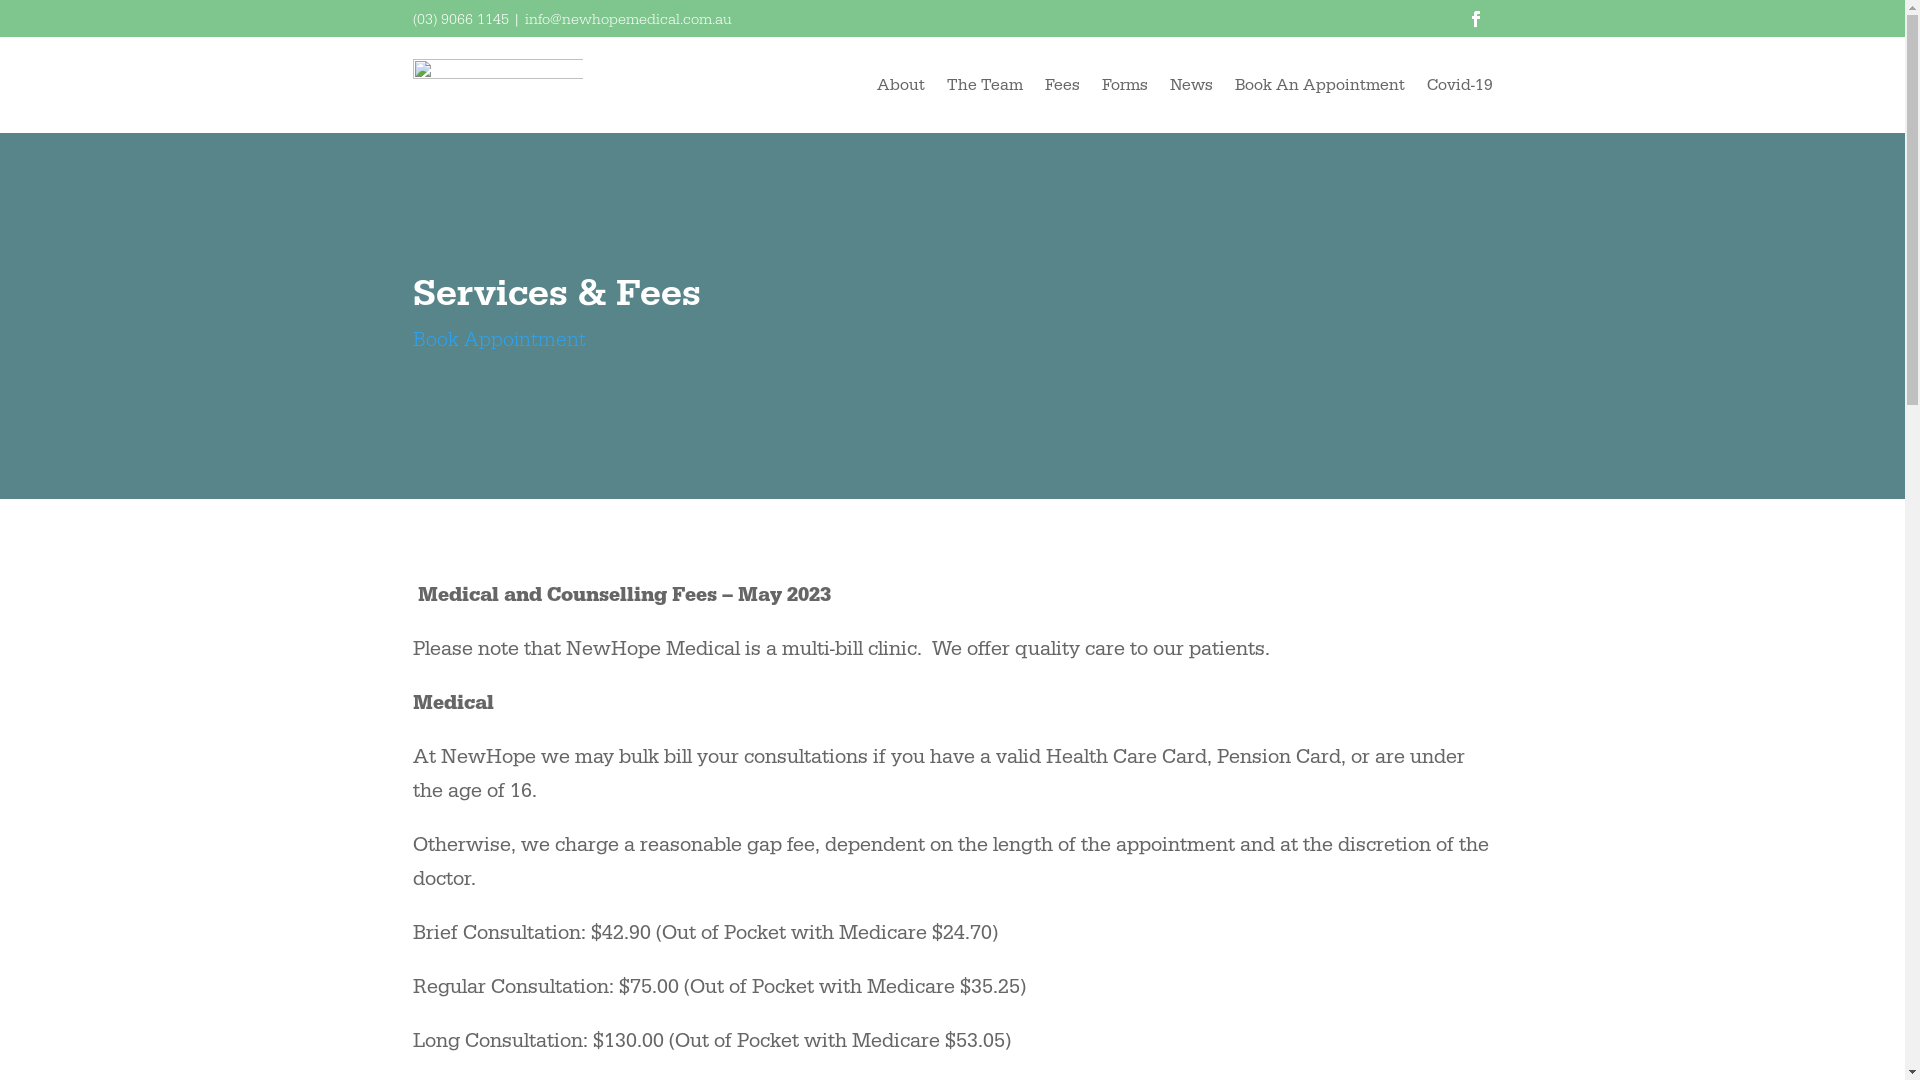 The width and height of the screenshot is (1920, 1080). Describe the element at coordinates (1060, 83) in the screenshot. I see `'Fees'` at that location.